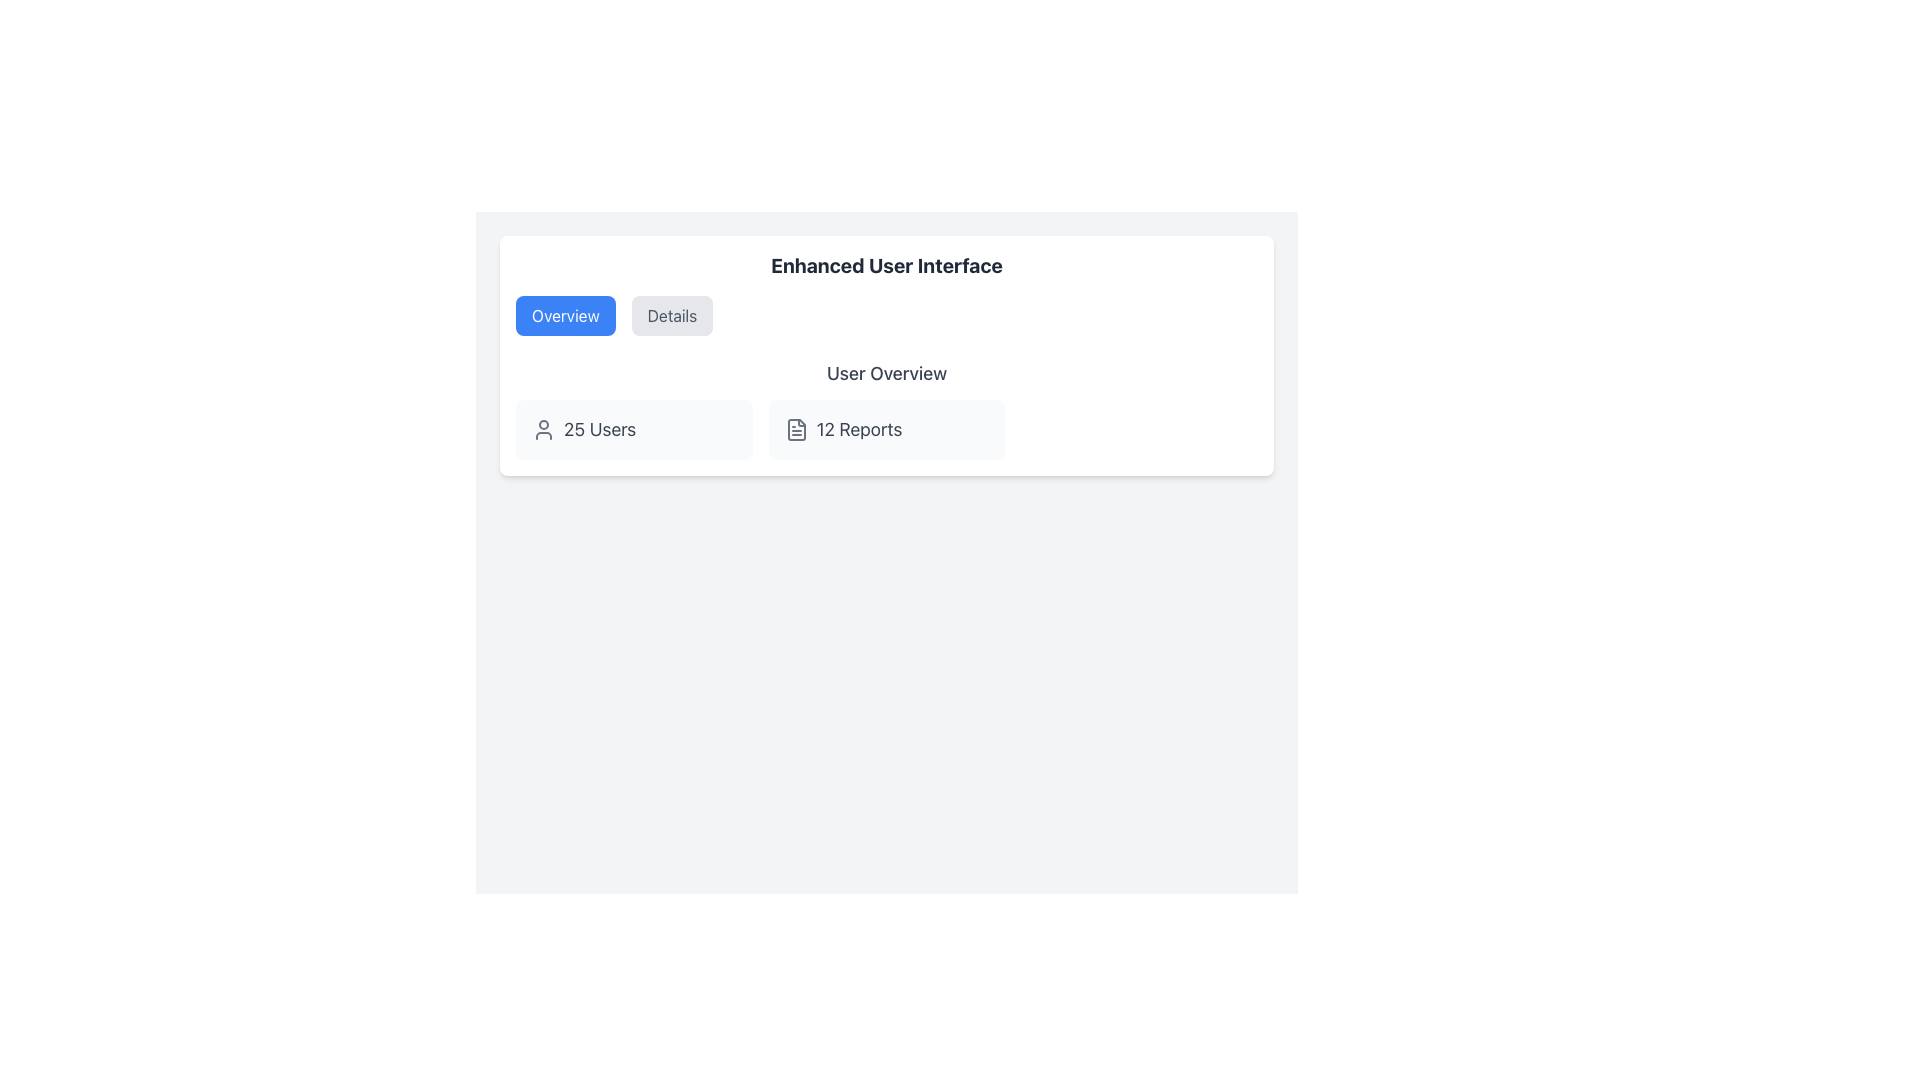  I want to click on the button located to the right of the 'Overview' button, so click(672, 315).